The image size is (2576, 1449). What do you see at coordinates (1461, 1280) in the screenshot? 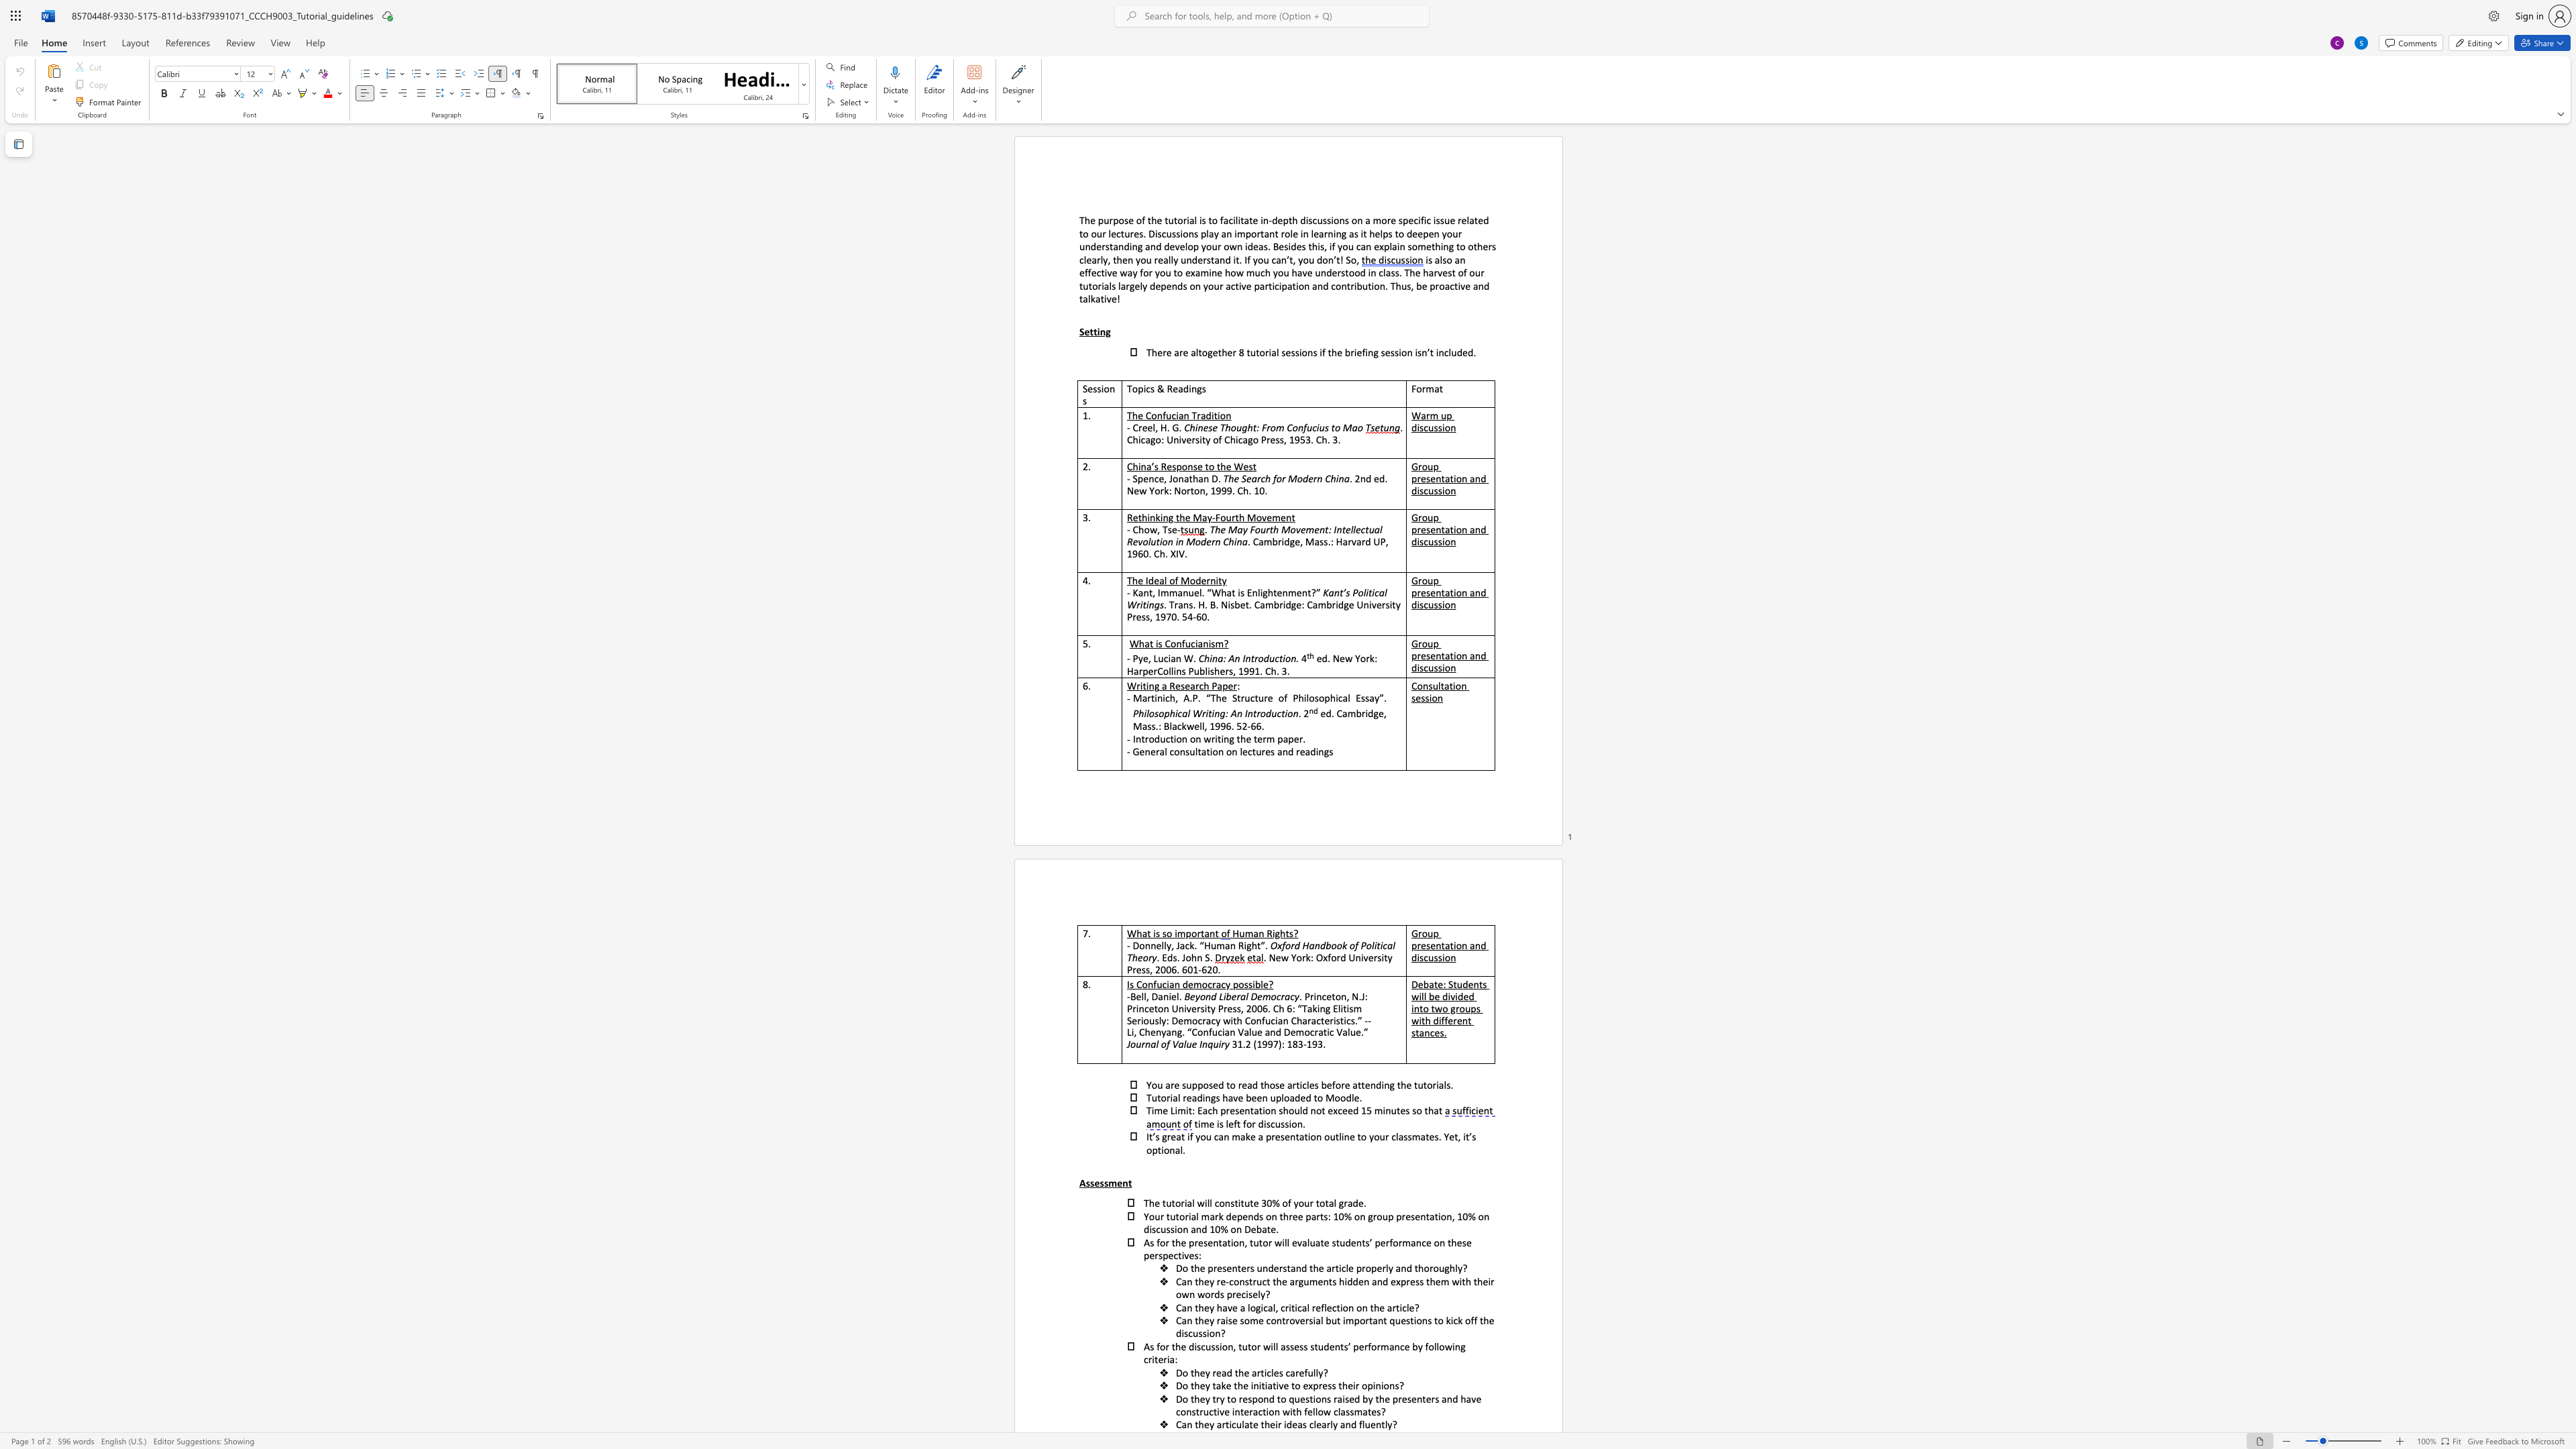
I see `the subset text "th" within the text "Can they re-construct the arguments hidden and express them with their own words precisely?"` at bounding box center [1461, 1280].